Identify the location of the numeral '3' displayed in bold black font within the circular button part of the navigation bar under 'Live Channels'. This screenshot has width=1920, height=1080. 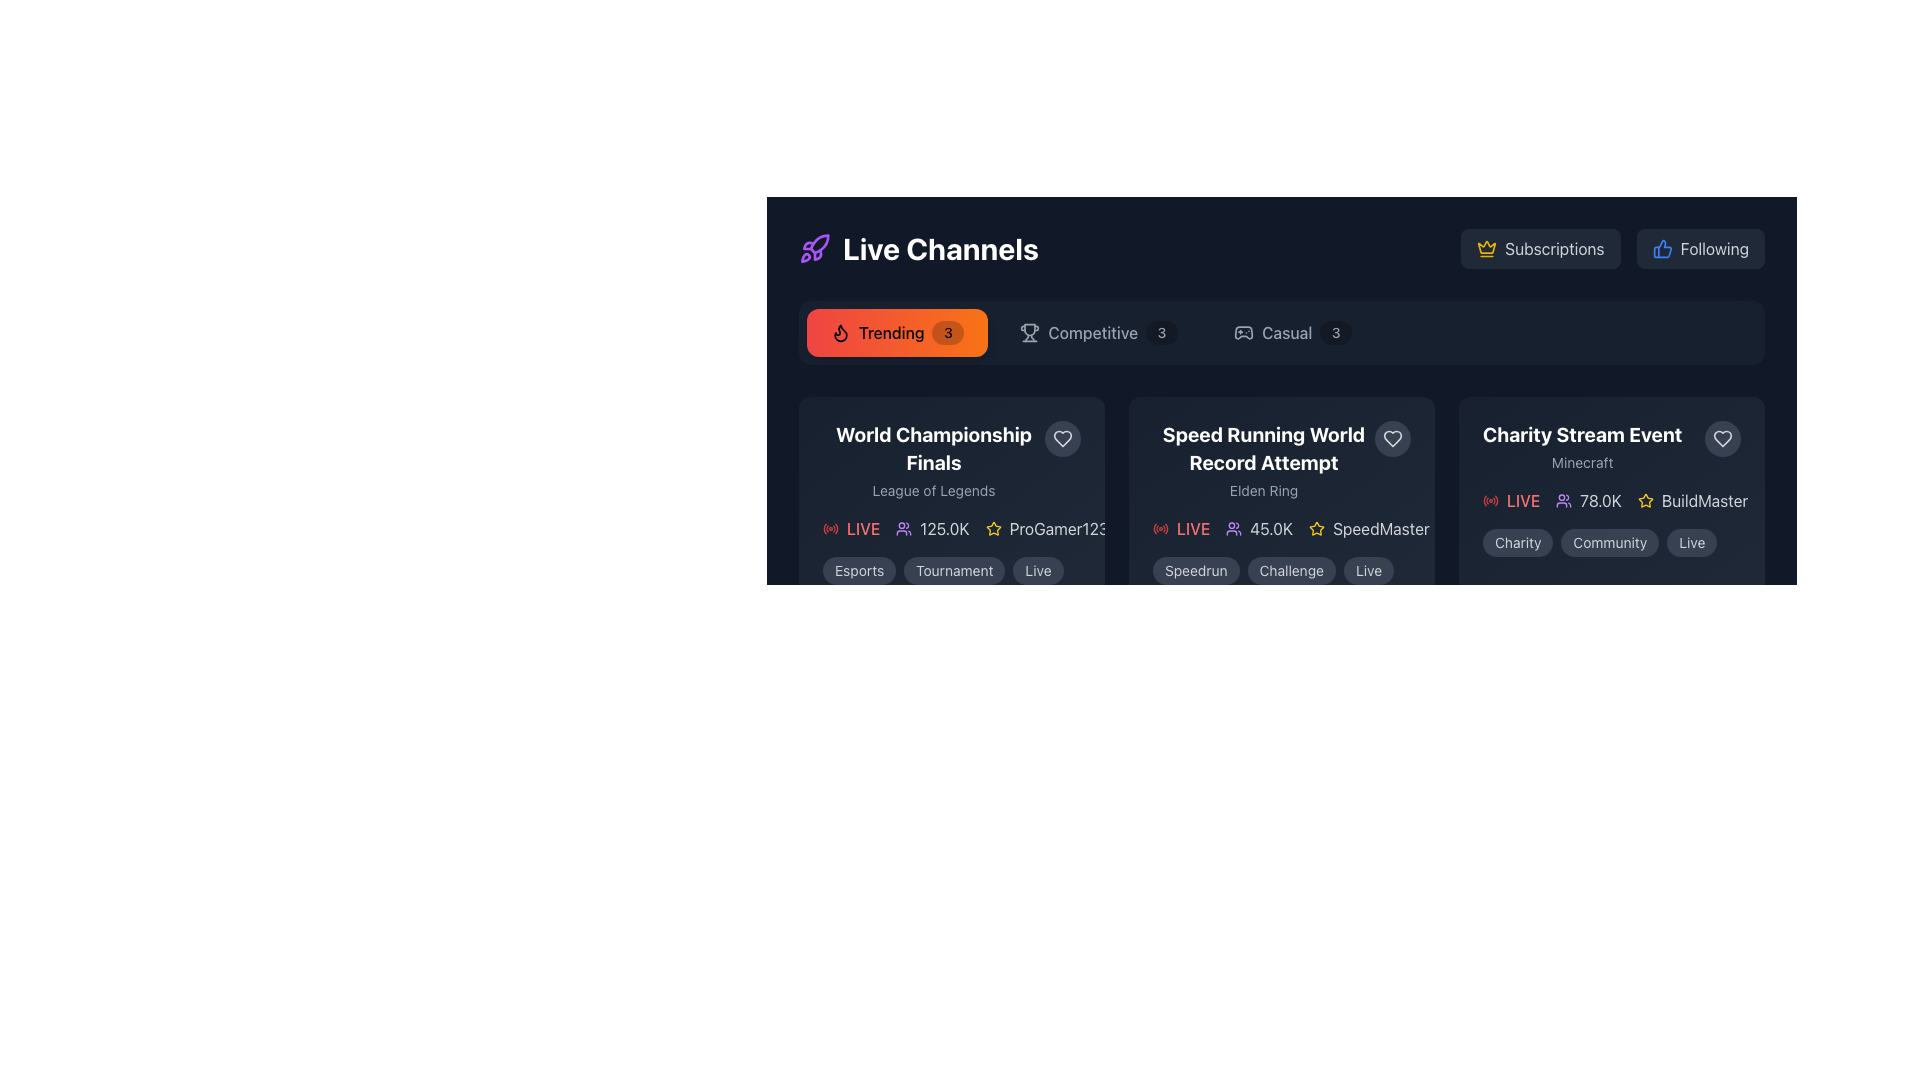
(947, 331).